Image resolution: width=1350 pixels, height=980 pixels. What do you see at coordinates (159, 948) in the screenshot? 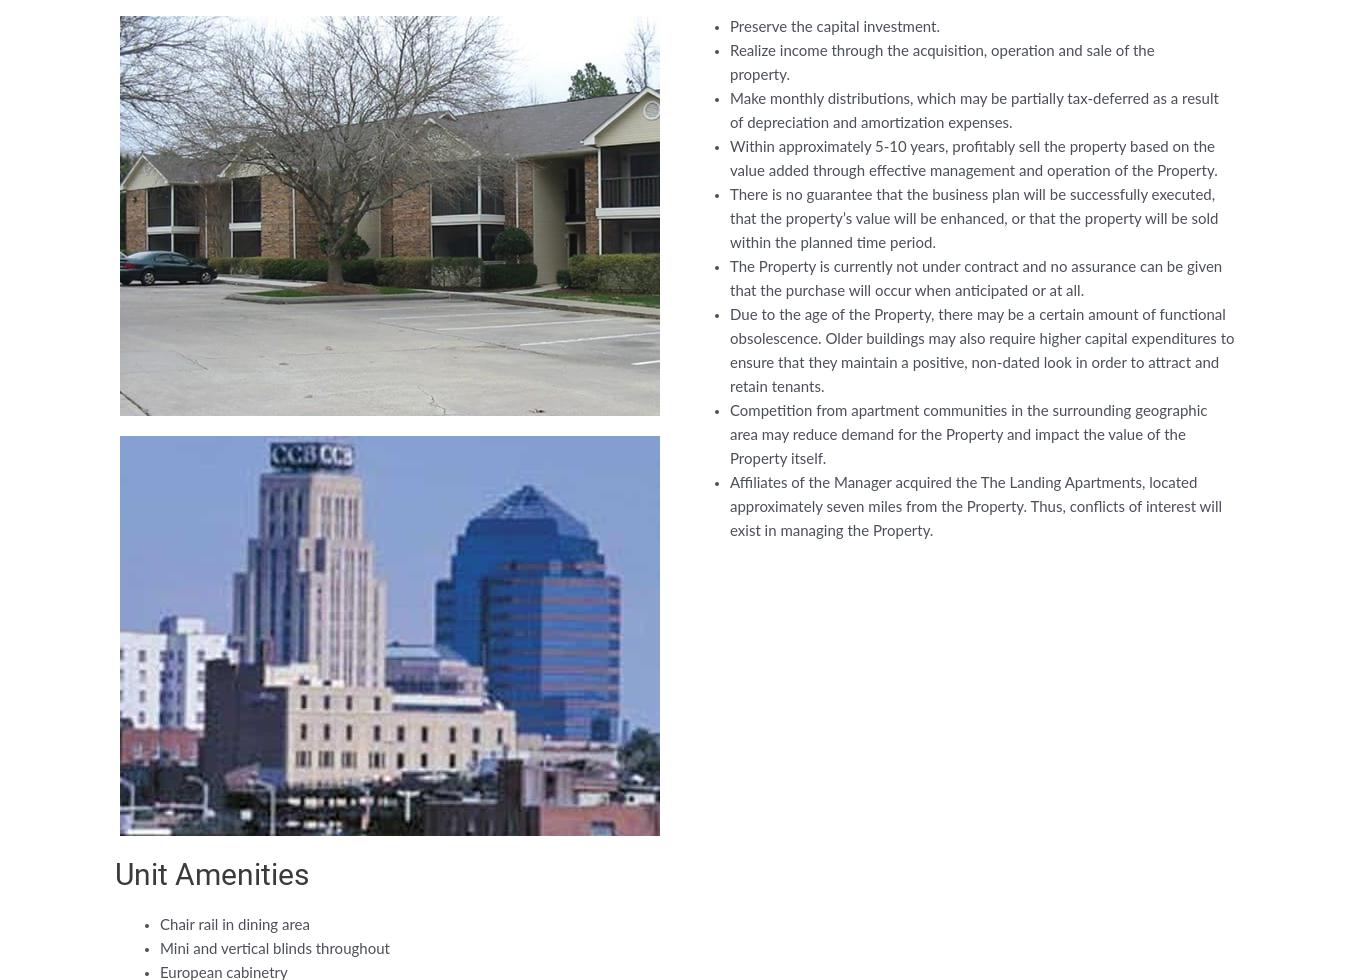
I see `'Mini and vertical blinds throughout'` at bounding box center [159, 948].